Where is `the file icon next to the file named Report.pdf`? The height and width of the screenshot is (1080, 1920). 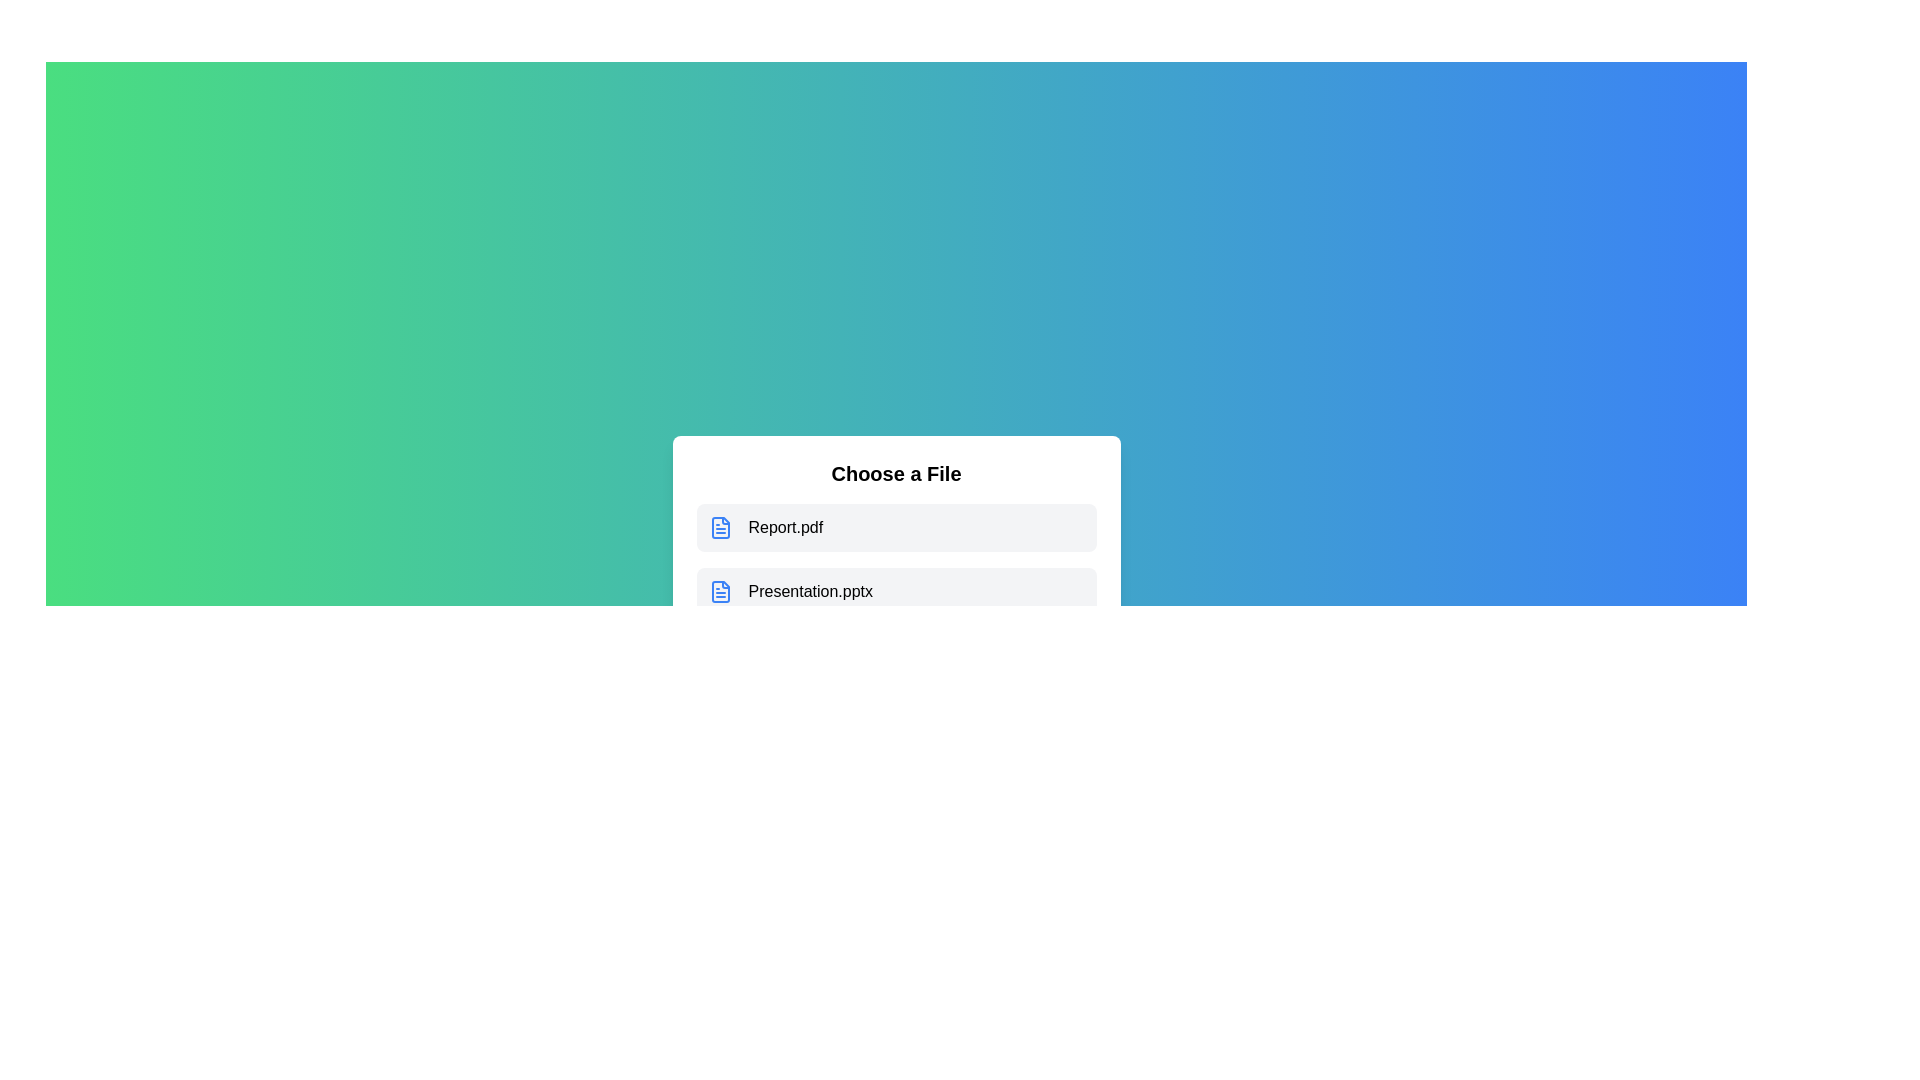
the file icon next to the file named Report.pdf is located at coordinates (720, 527).